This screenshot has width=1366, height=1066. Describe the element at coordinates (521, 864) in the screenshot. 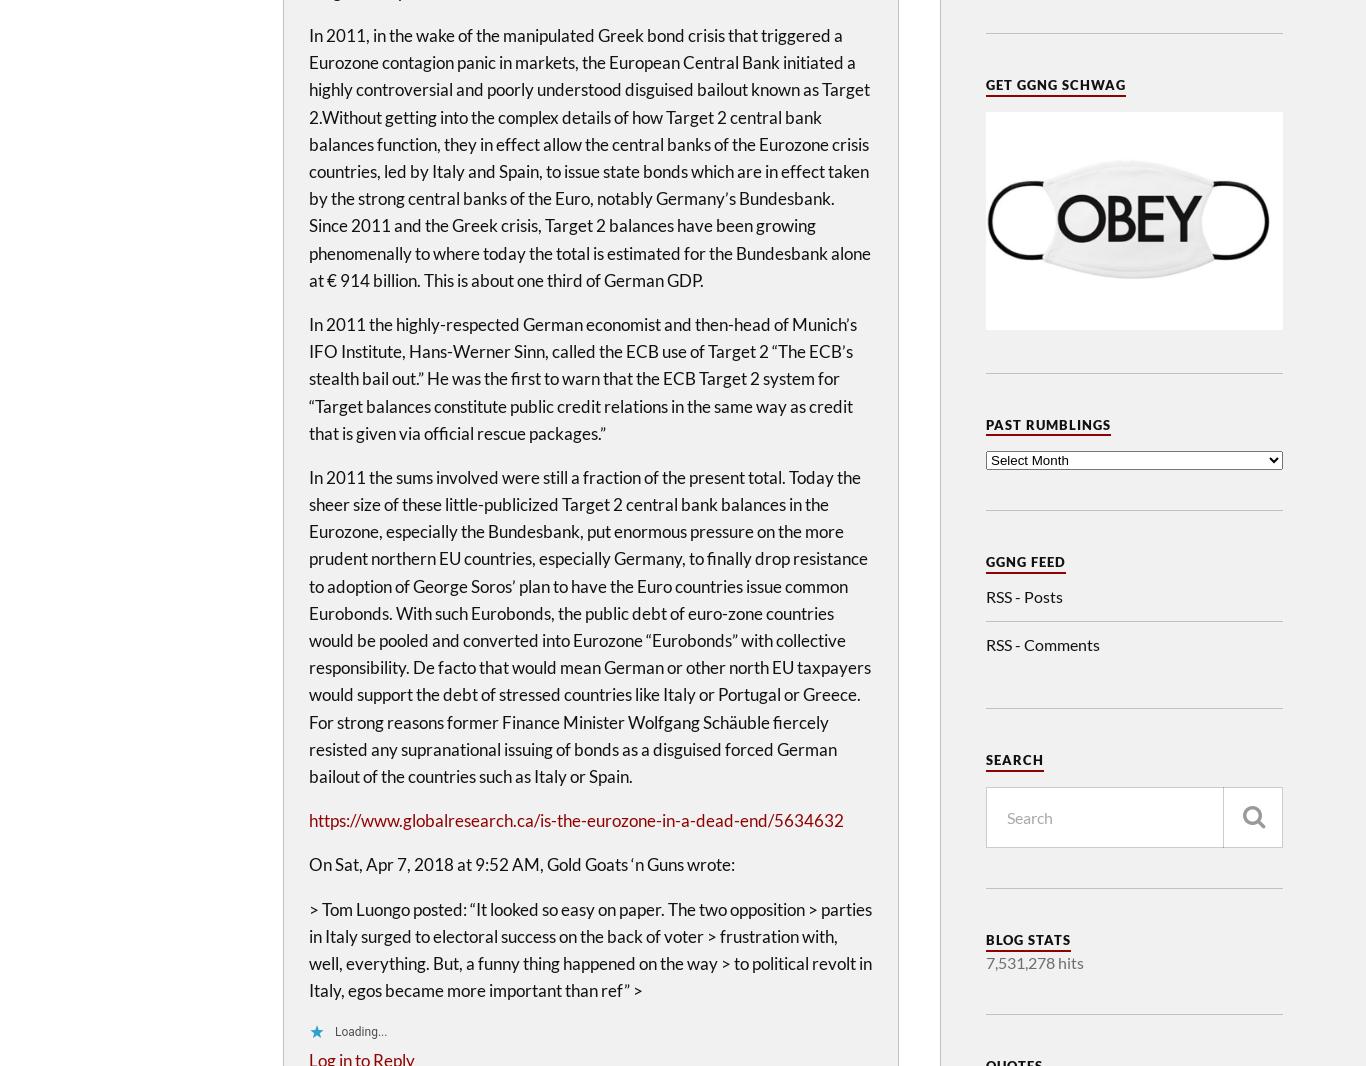

I see `'On Sat, Apr 7, 2018 at 9:52 AM, Gold Goats ‘n Guns  wrote:'` at that location.